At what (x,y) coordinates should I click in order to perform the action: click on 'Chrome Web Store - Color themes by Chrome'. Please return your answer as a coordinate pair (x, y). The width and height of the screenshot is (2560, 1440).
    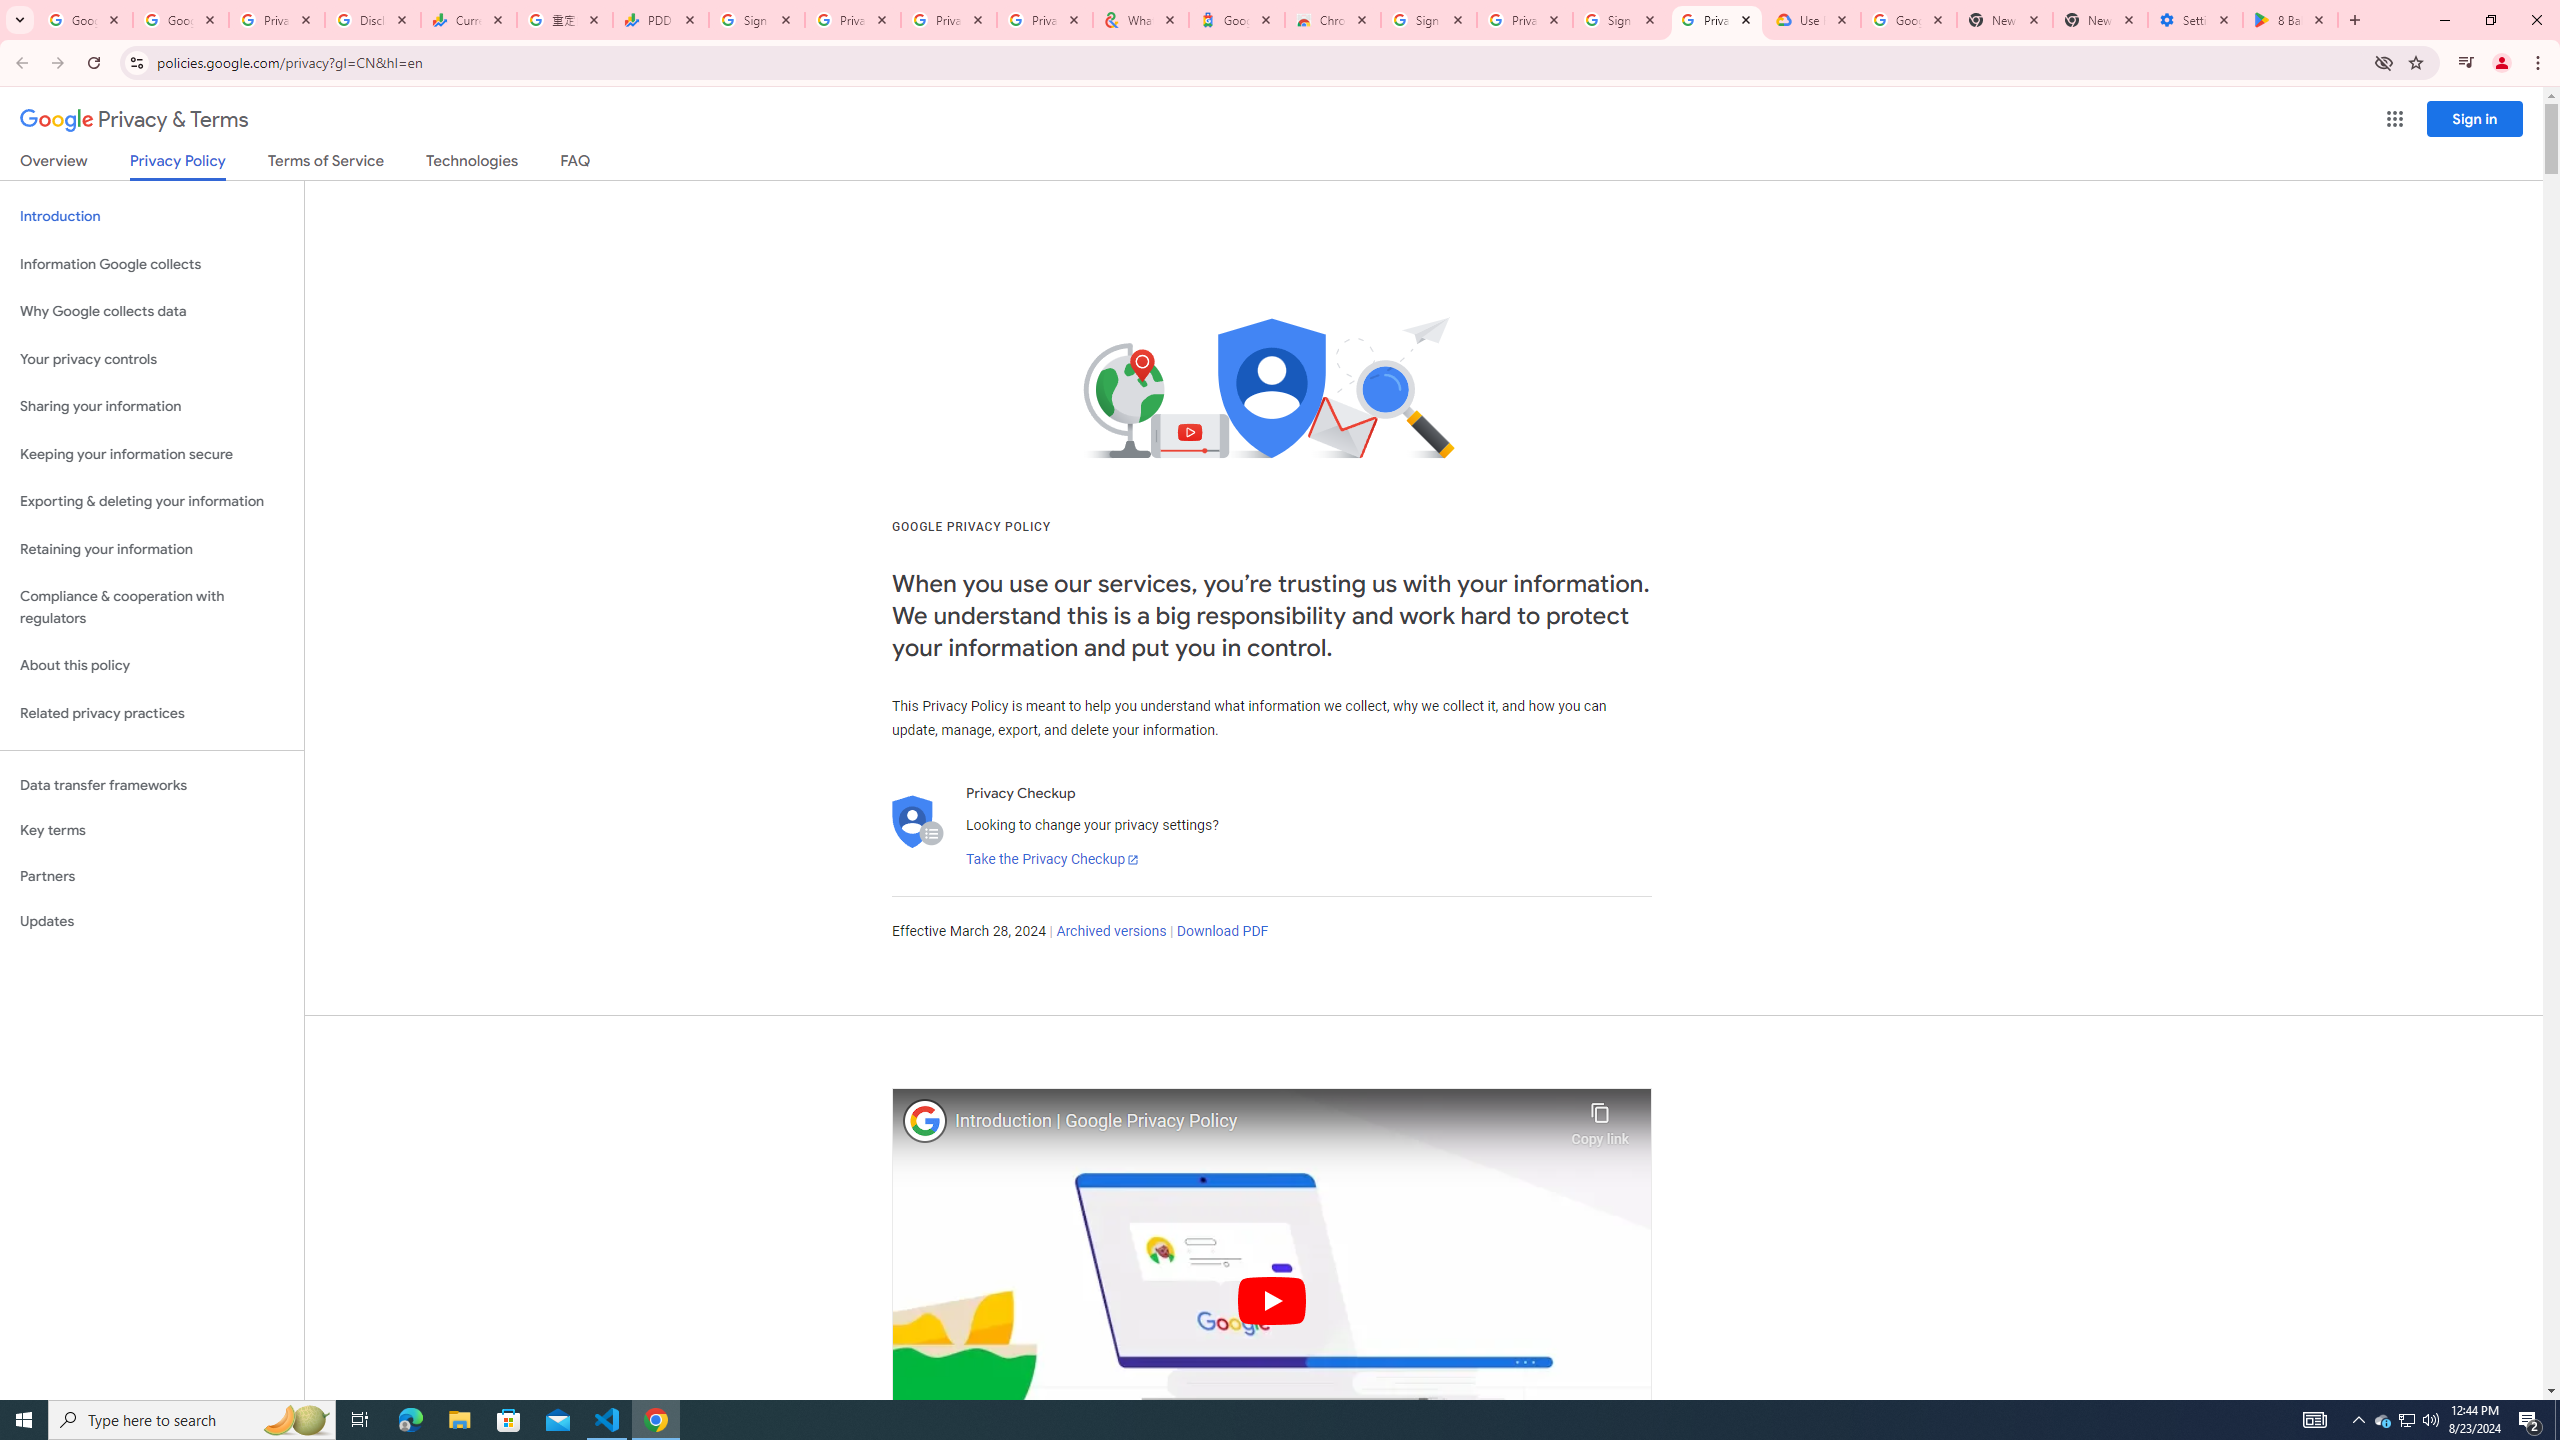
    Looking at the image, I should click on (1332, 19).